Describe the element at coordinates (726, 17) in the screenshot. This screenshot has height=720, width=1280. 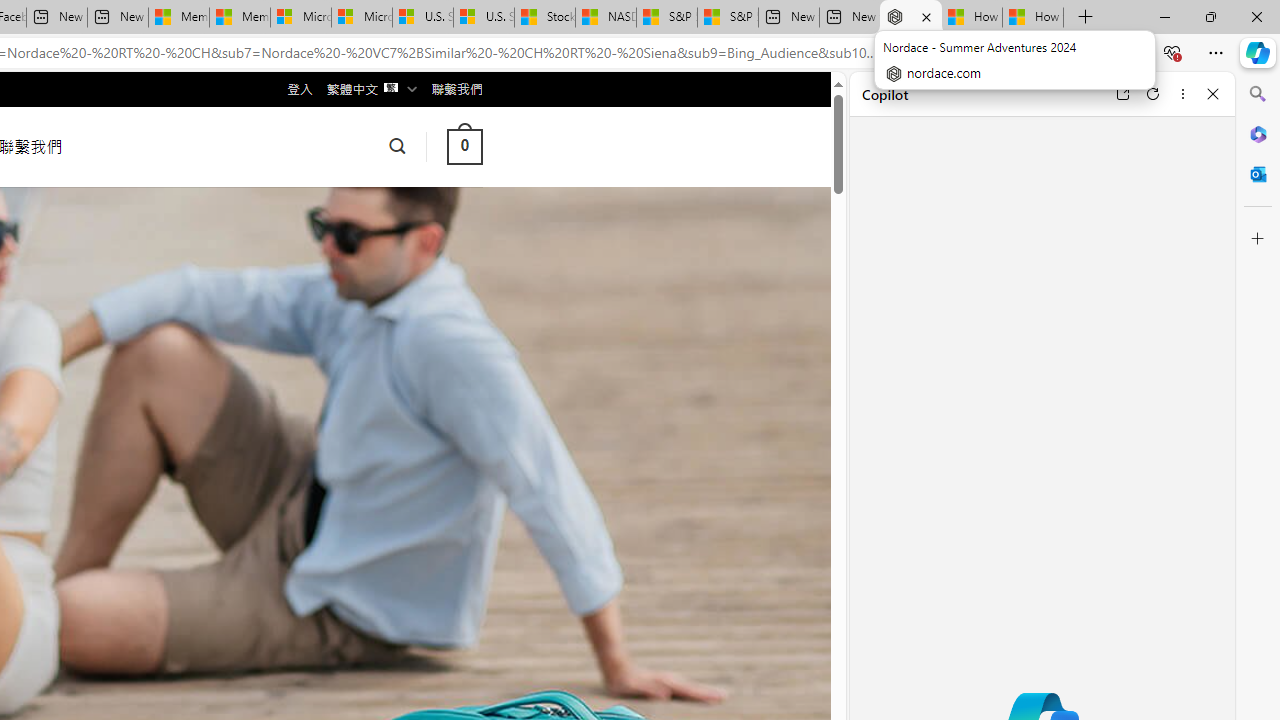
I see `'S&P 500, Nasdaq end lower, weighed by Nvidia dip | Watch'` at that location.